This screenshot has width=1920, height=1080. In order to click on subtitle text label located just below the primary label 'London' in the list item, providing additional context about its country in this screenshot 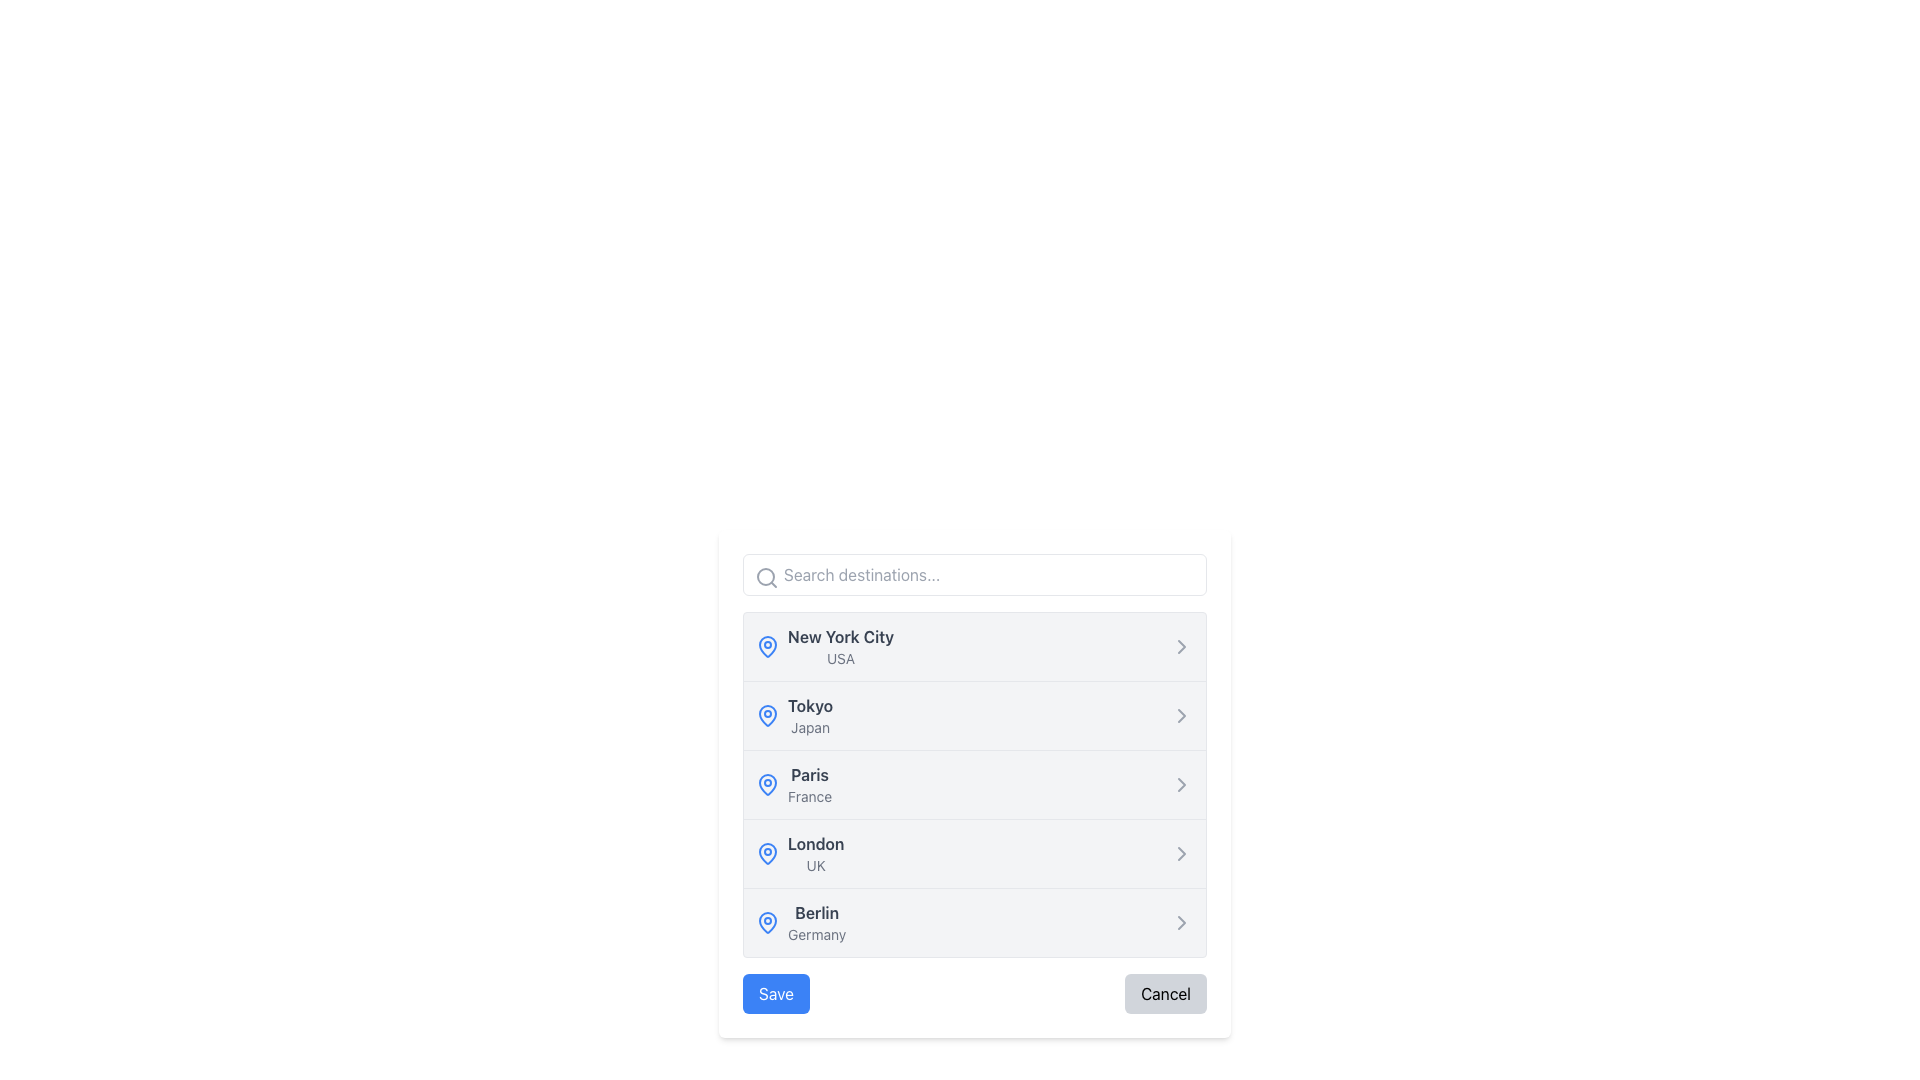, I will do `click(816, 865)`.